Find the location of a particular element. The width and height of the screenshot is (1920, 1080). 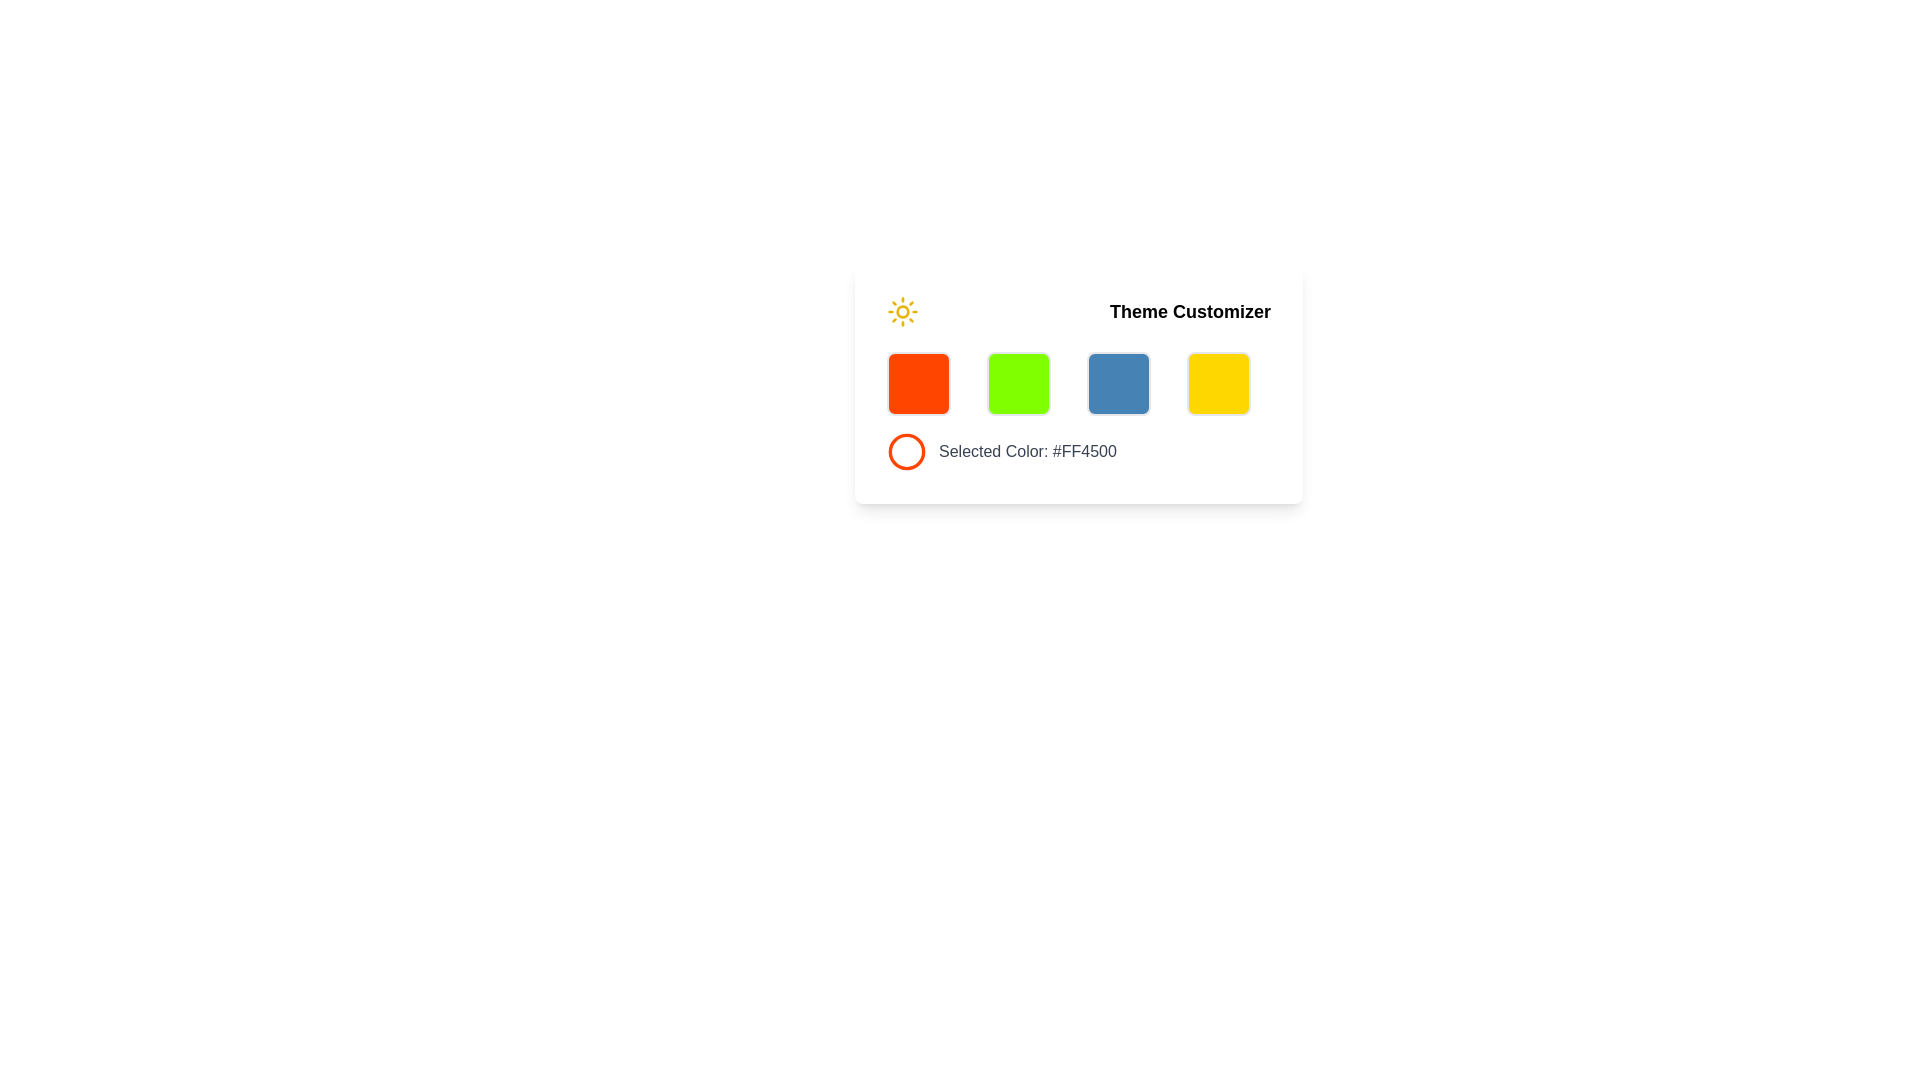

the label displaying 'Selected Color: #FF4500', which is styled in gray and located below a red circular color representation is located at coordinates (1027, 451).